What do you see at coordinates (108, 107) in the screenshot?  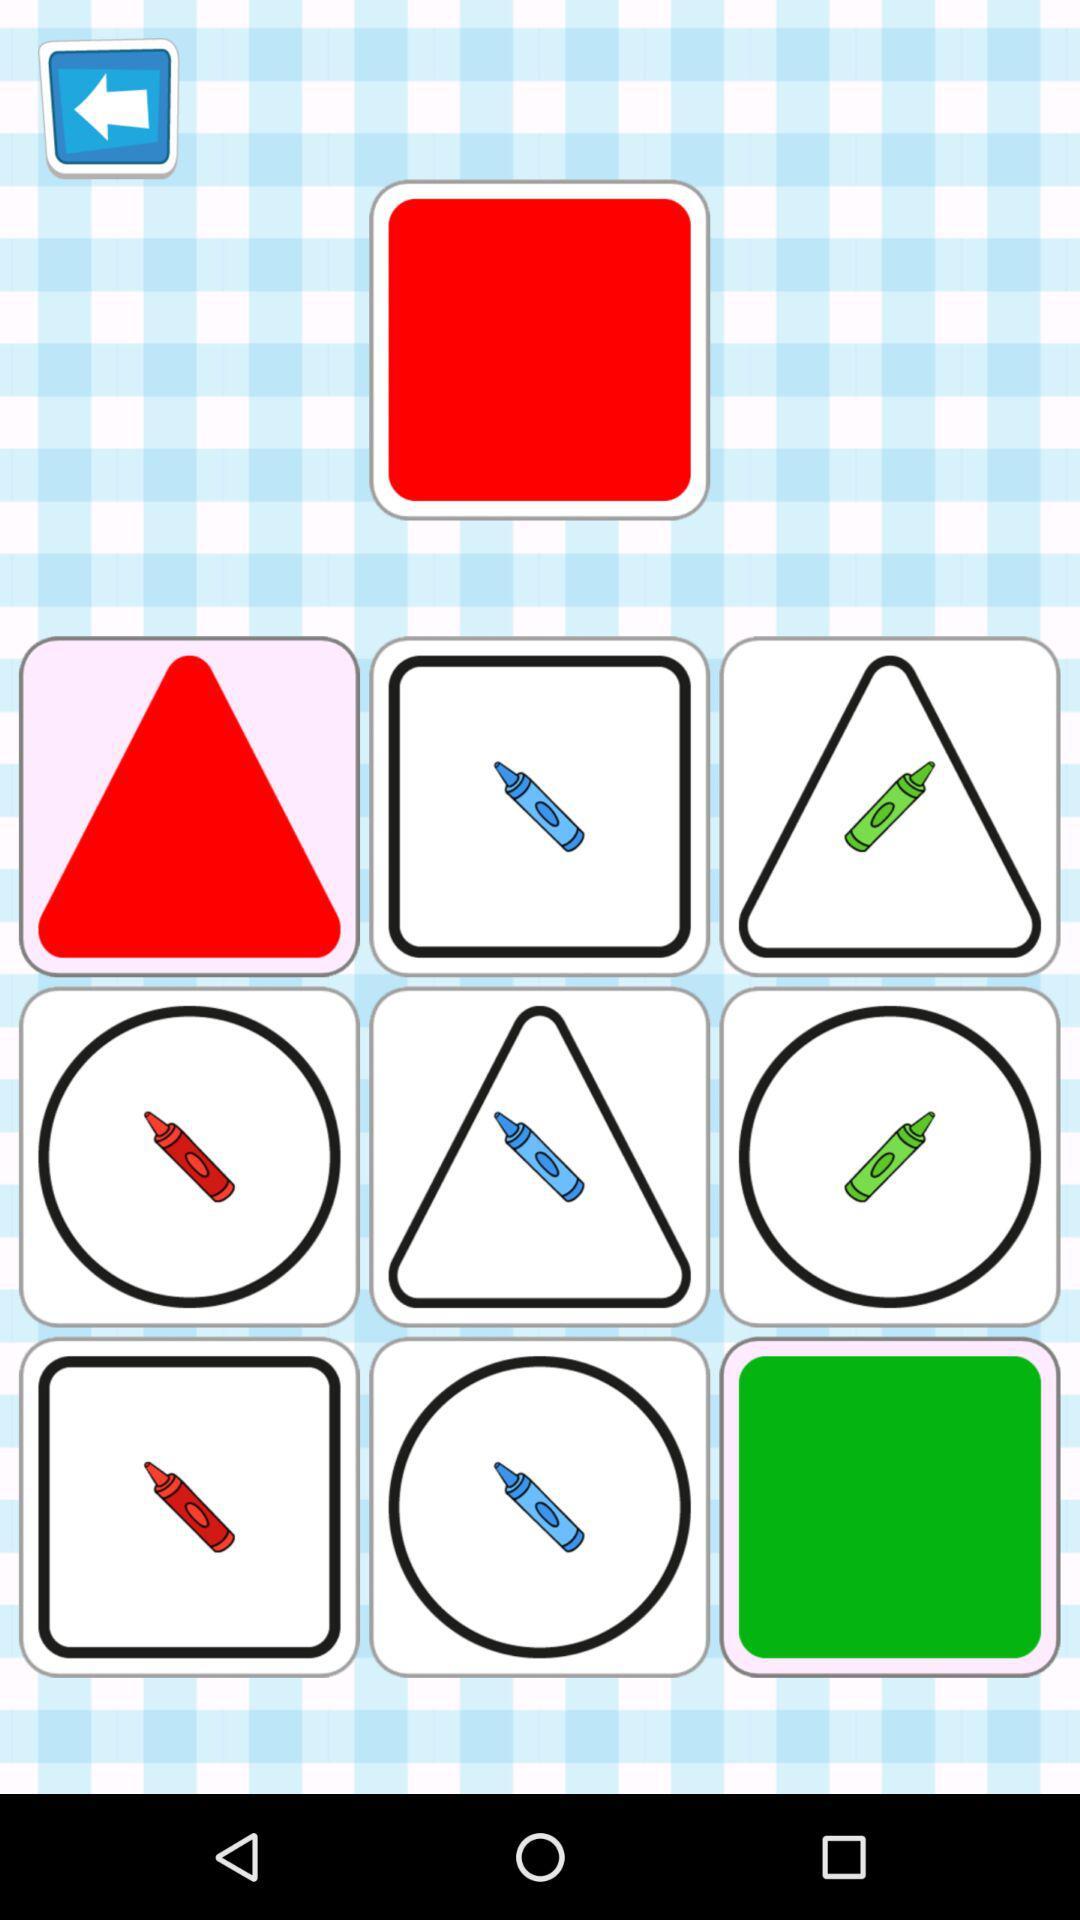 I see `arrow` at bounding box center [108, 107].